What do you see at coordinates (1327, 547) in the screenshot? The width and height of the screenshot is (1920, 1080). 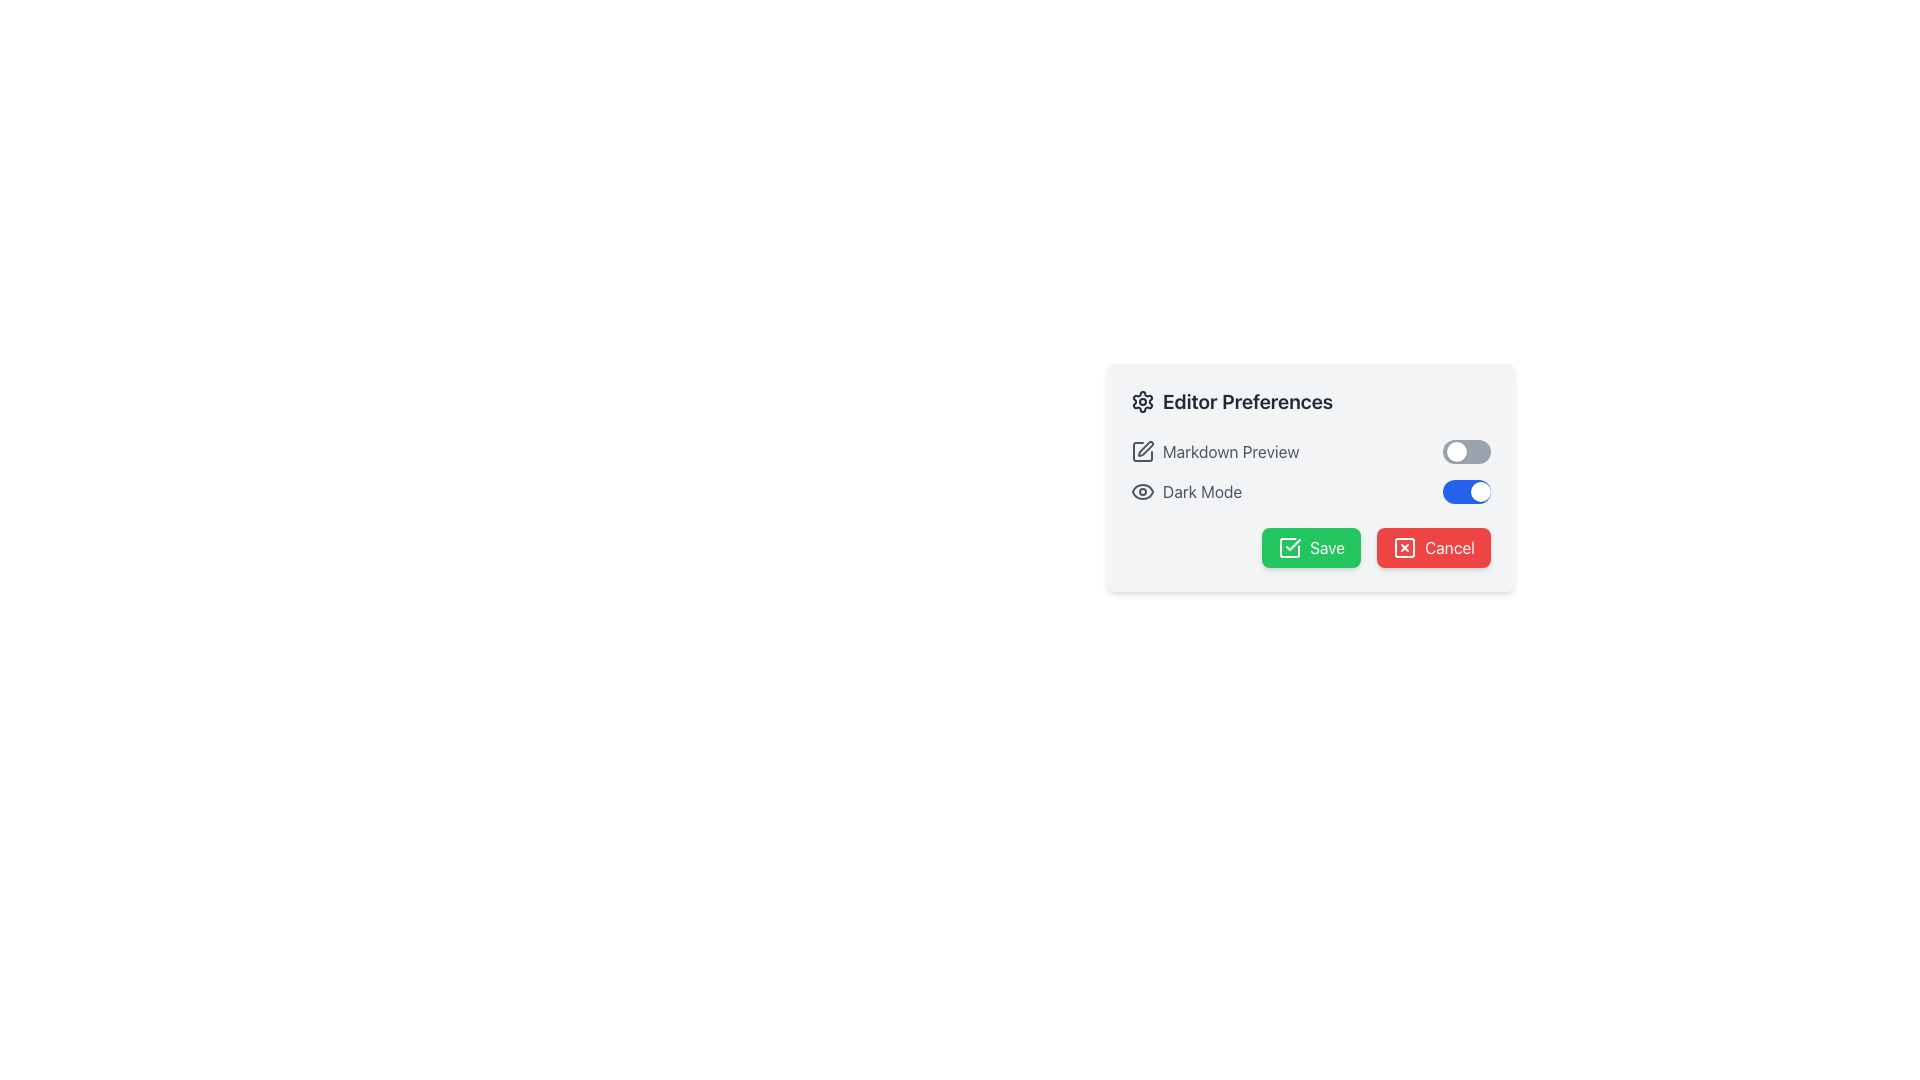 I see `the 'Save' text label of the button located at the bottom of the 'Editor Preferences' modal` at bounding box center [1327, 547].